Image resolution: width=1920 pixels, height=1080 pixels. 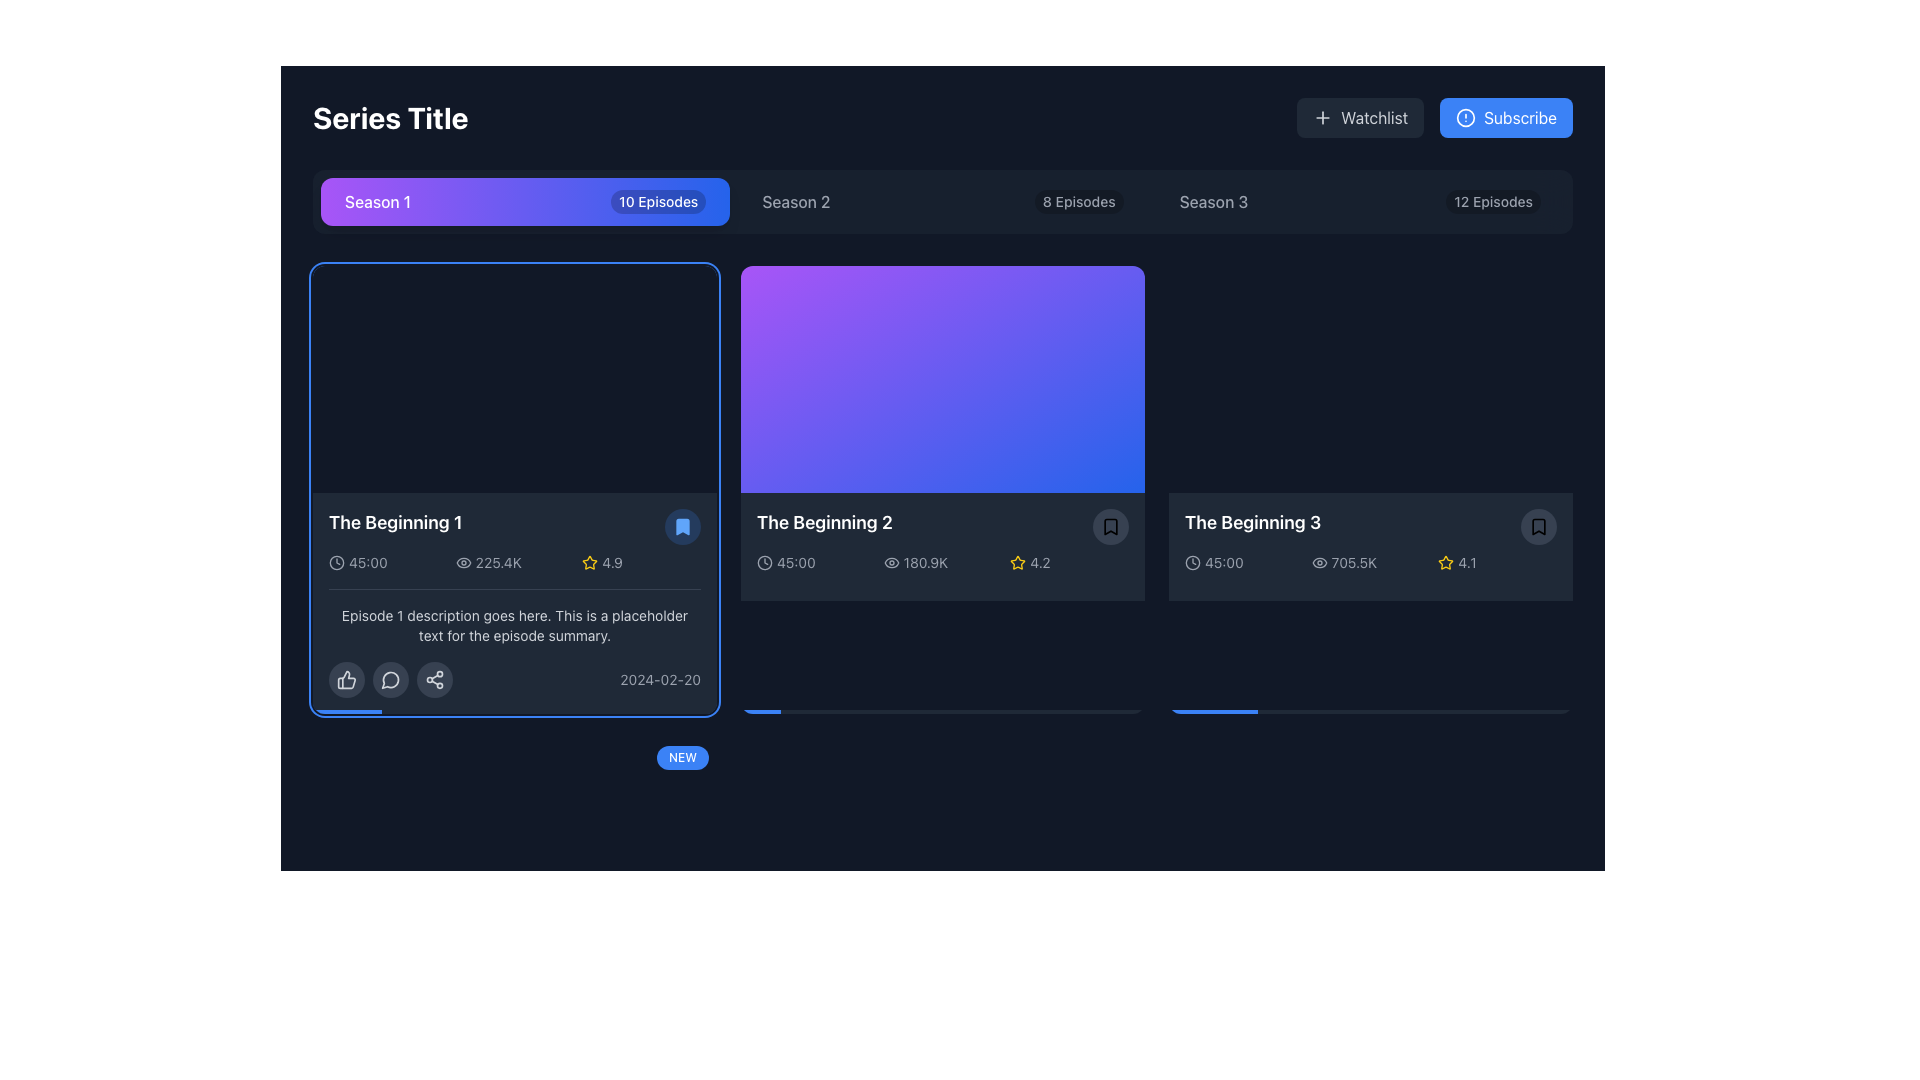 I want to click on the numerical indicator text label located within the details of the third episode card, which is positioned to the right of the eye icon and aligned with a nearby star rating, so click(x=1354, y=563).